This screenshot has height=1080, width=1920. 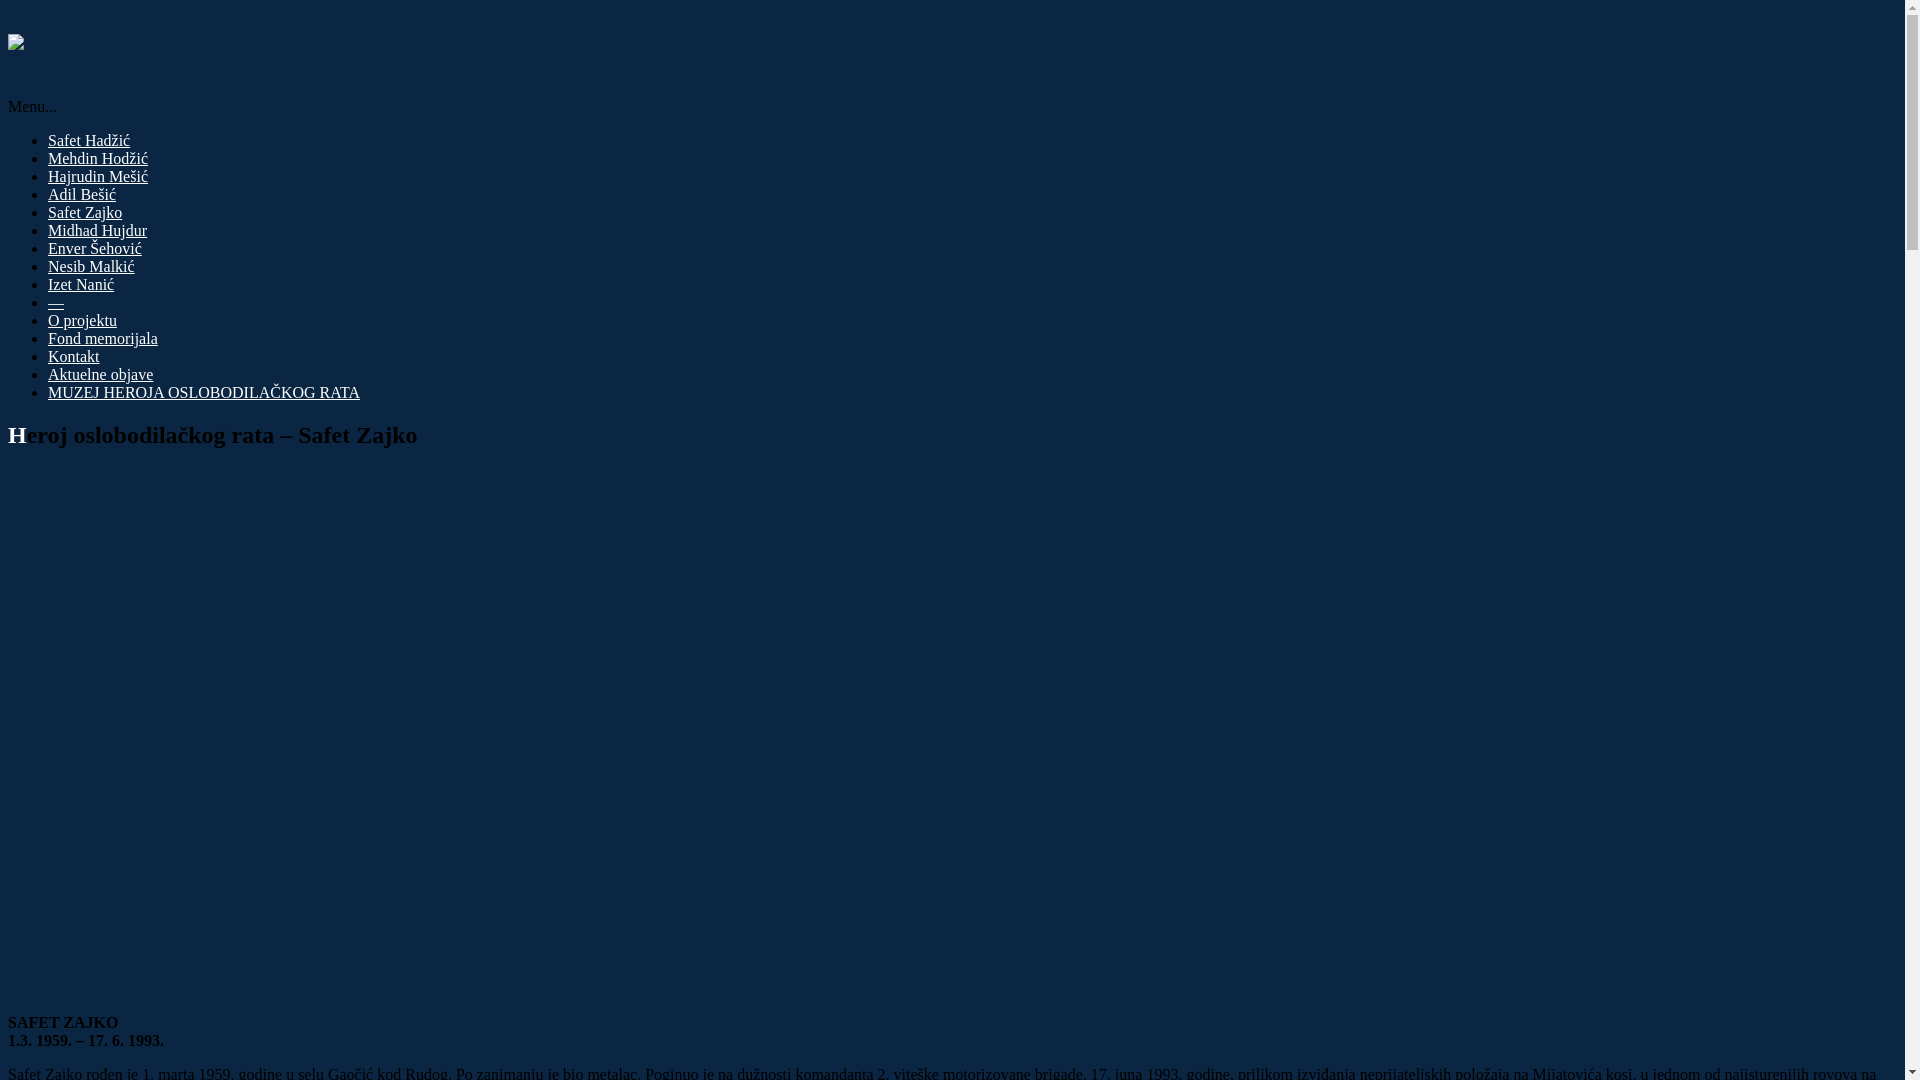 What do you see at coordinates (84, 212) in the screenshot?
I see `'Safet Zajko'` at bounding box center [84, 212].